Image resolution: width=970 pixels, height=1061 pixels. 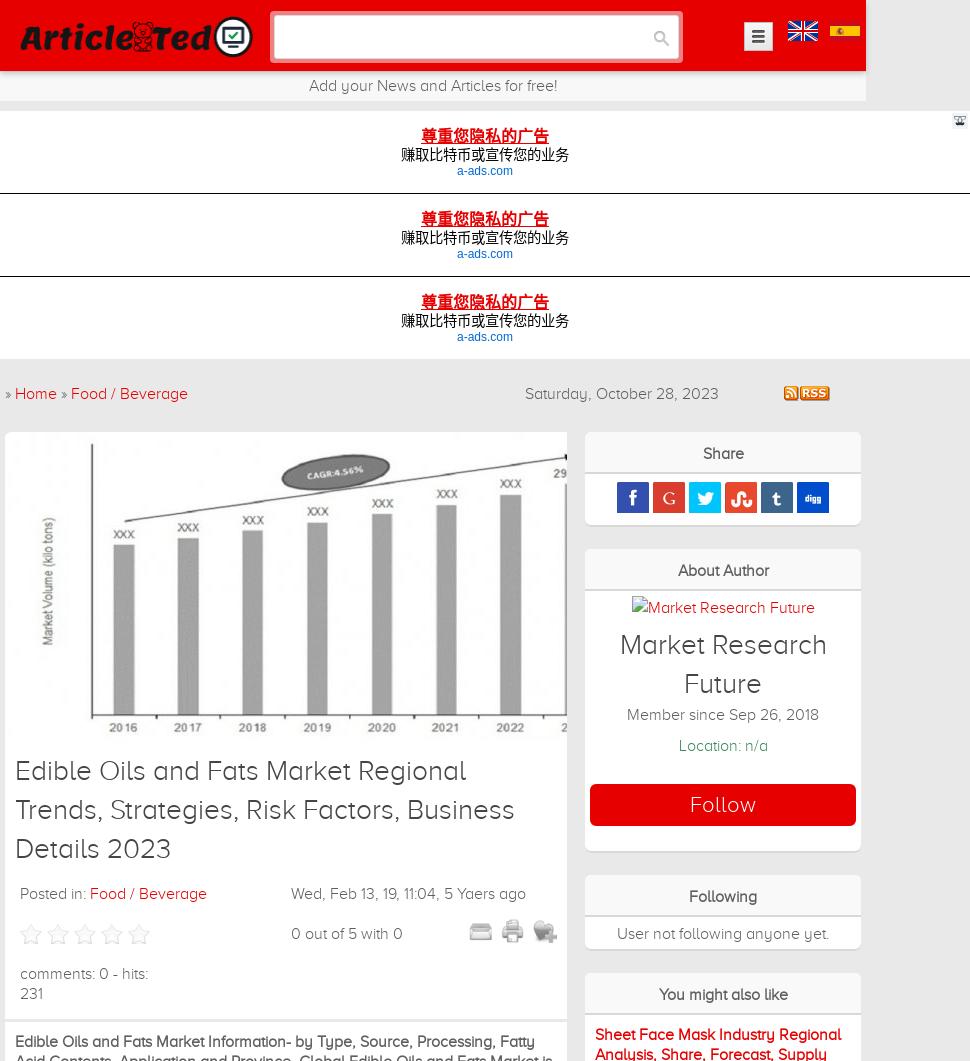 What do you see at coordinates (618, 662) in the screenshot?
I see `'Market Research Future'` at bounding box center [618, 662].